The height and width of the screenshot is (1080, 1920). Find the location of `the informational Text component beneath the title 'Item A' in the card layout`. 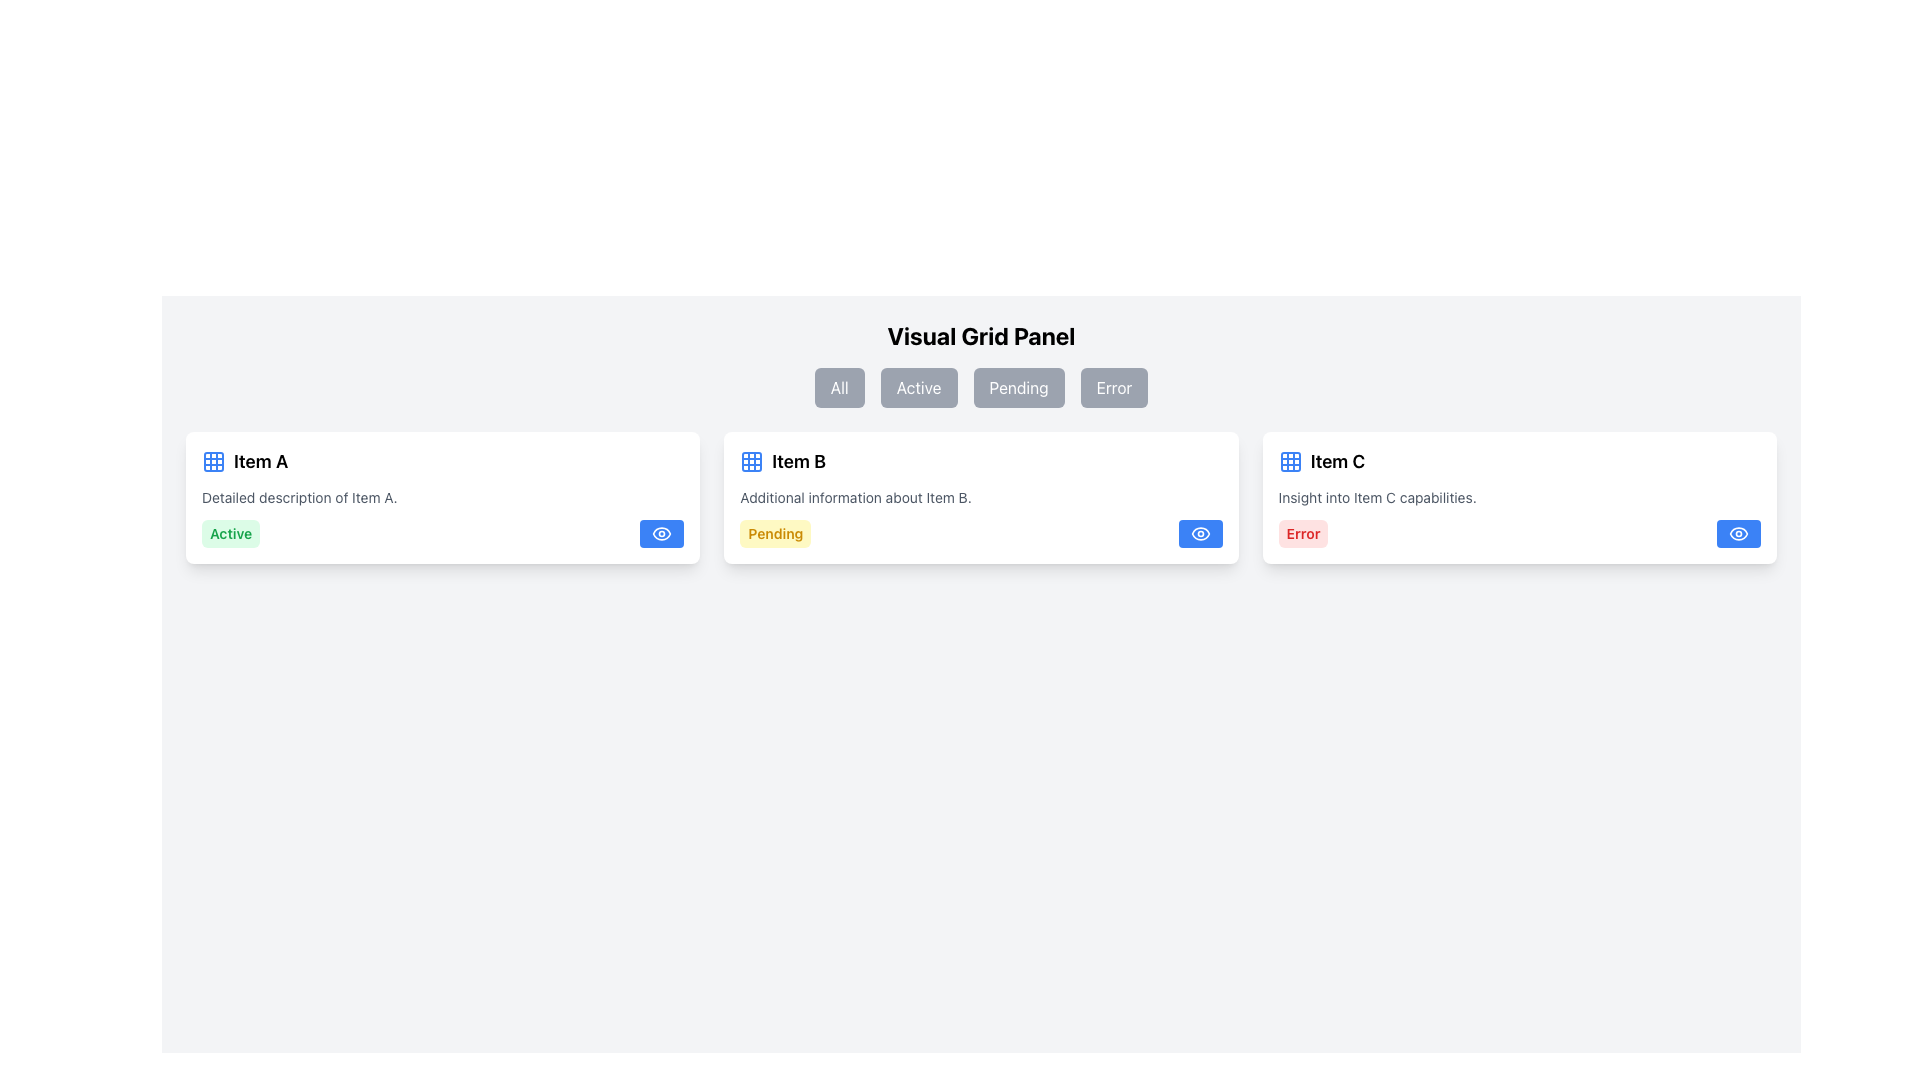

the informational Text component beneath the title 'Item A' in the card layout is located at coordinates (298, 496).